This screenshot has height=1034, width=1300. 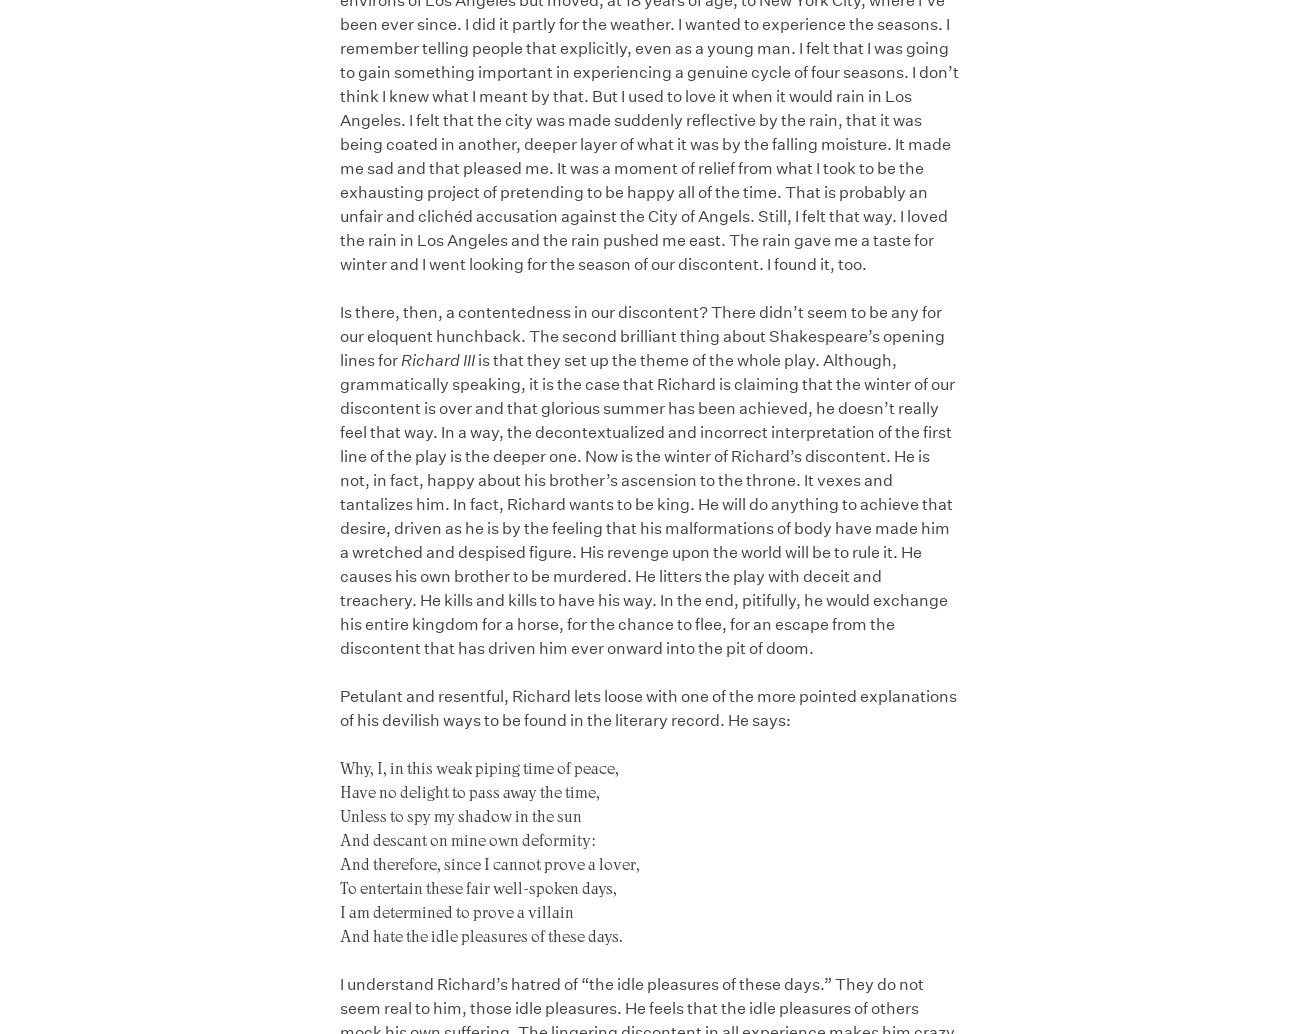 What do you see at coordinates (477, 886) in the screenshot?
I see `'To entertain these fair well-spoken days,'` at bounding box center [477, 886].